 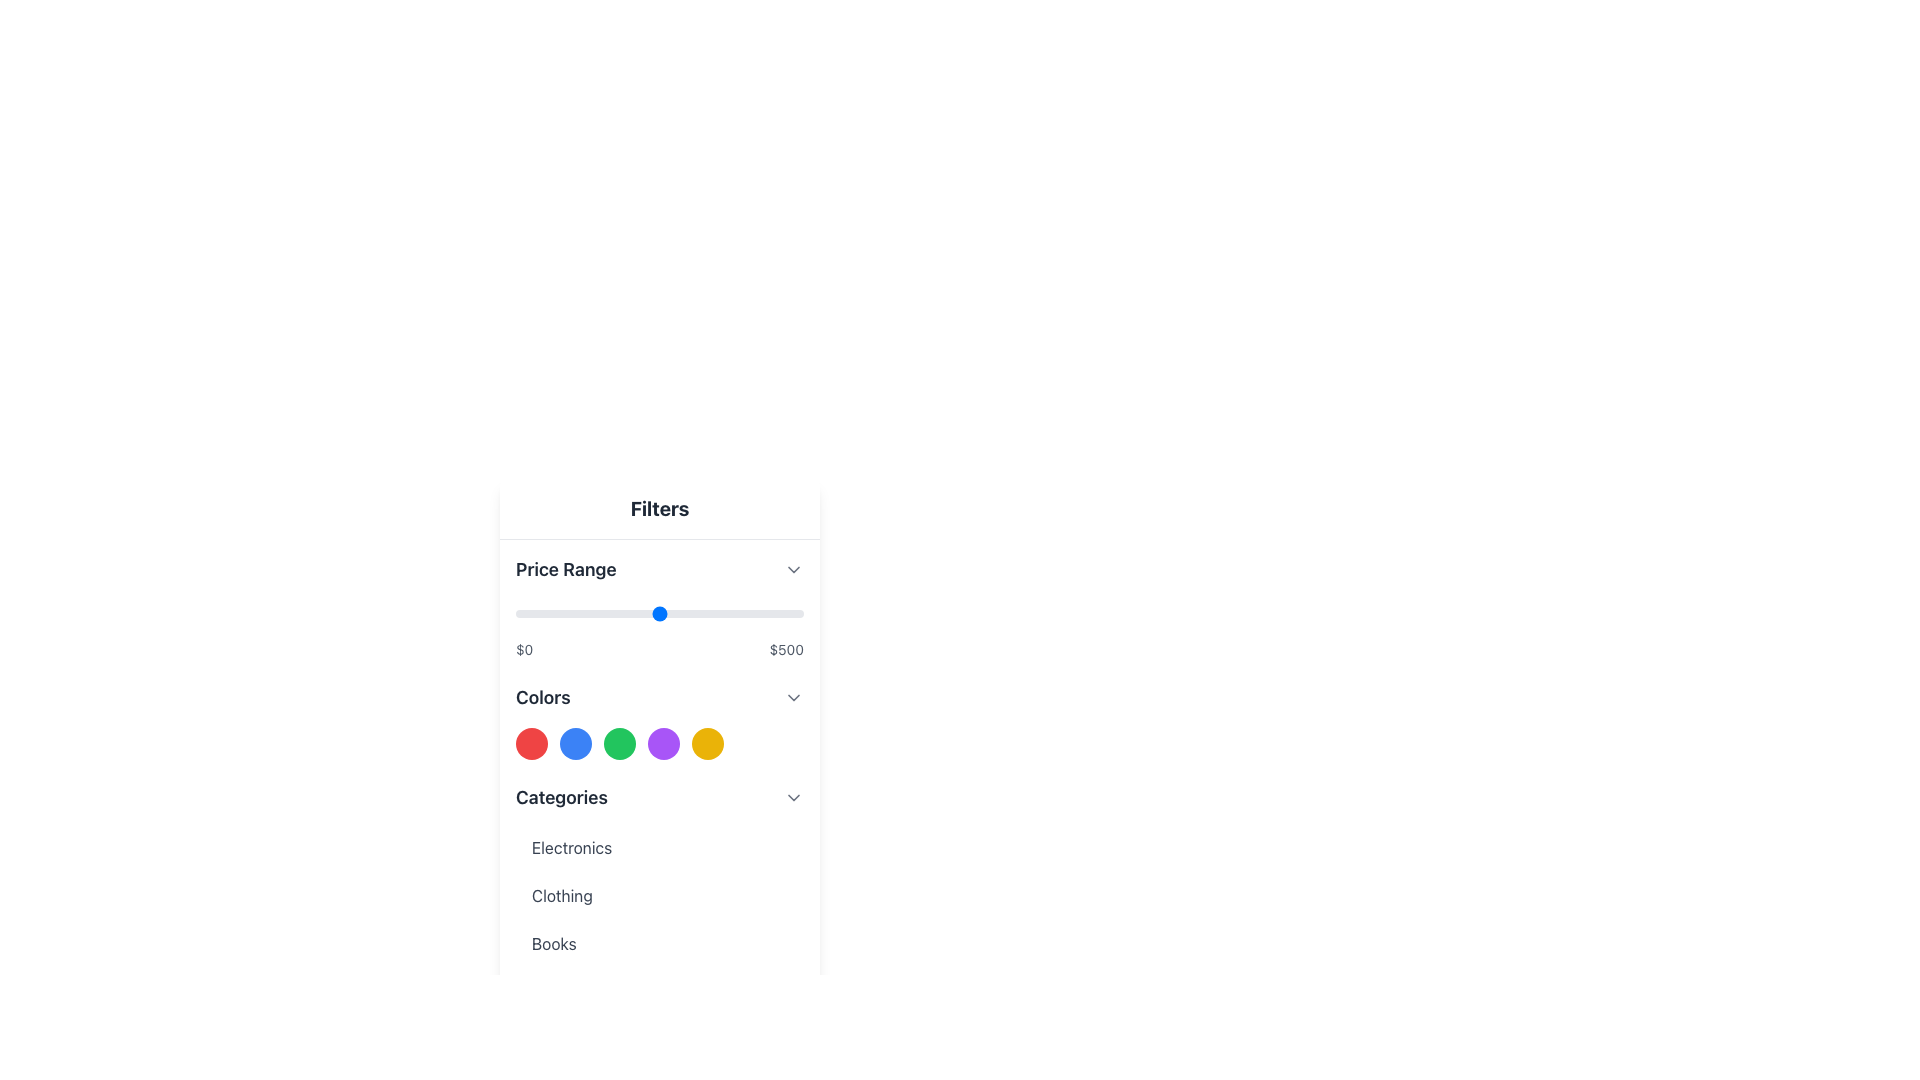 What do you see at coordinates (782, 612) in the screenshot?
I see `the price range` at bounding box center [782, 612].